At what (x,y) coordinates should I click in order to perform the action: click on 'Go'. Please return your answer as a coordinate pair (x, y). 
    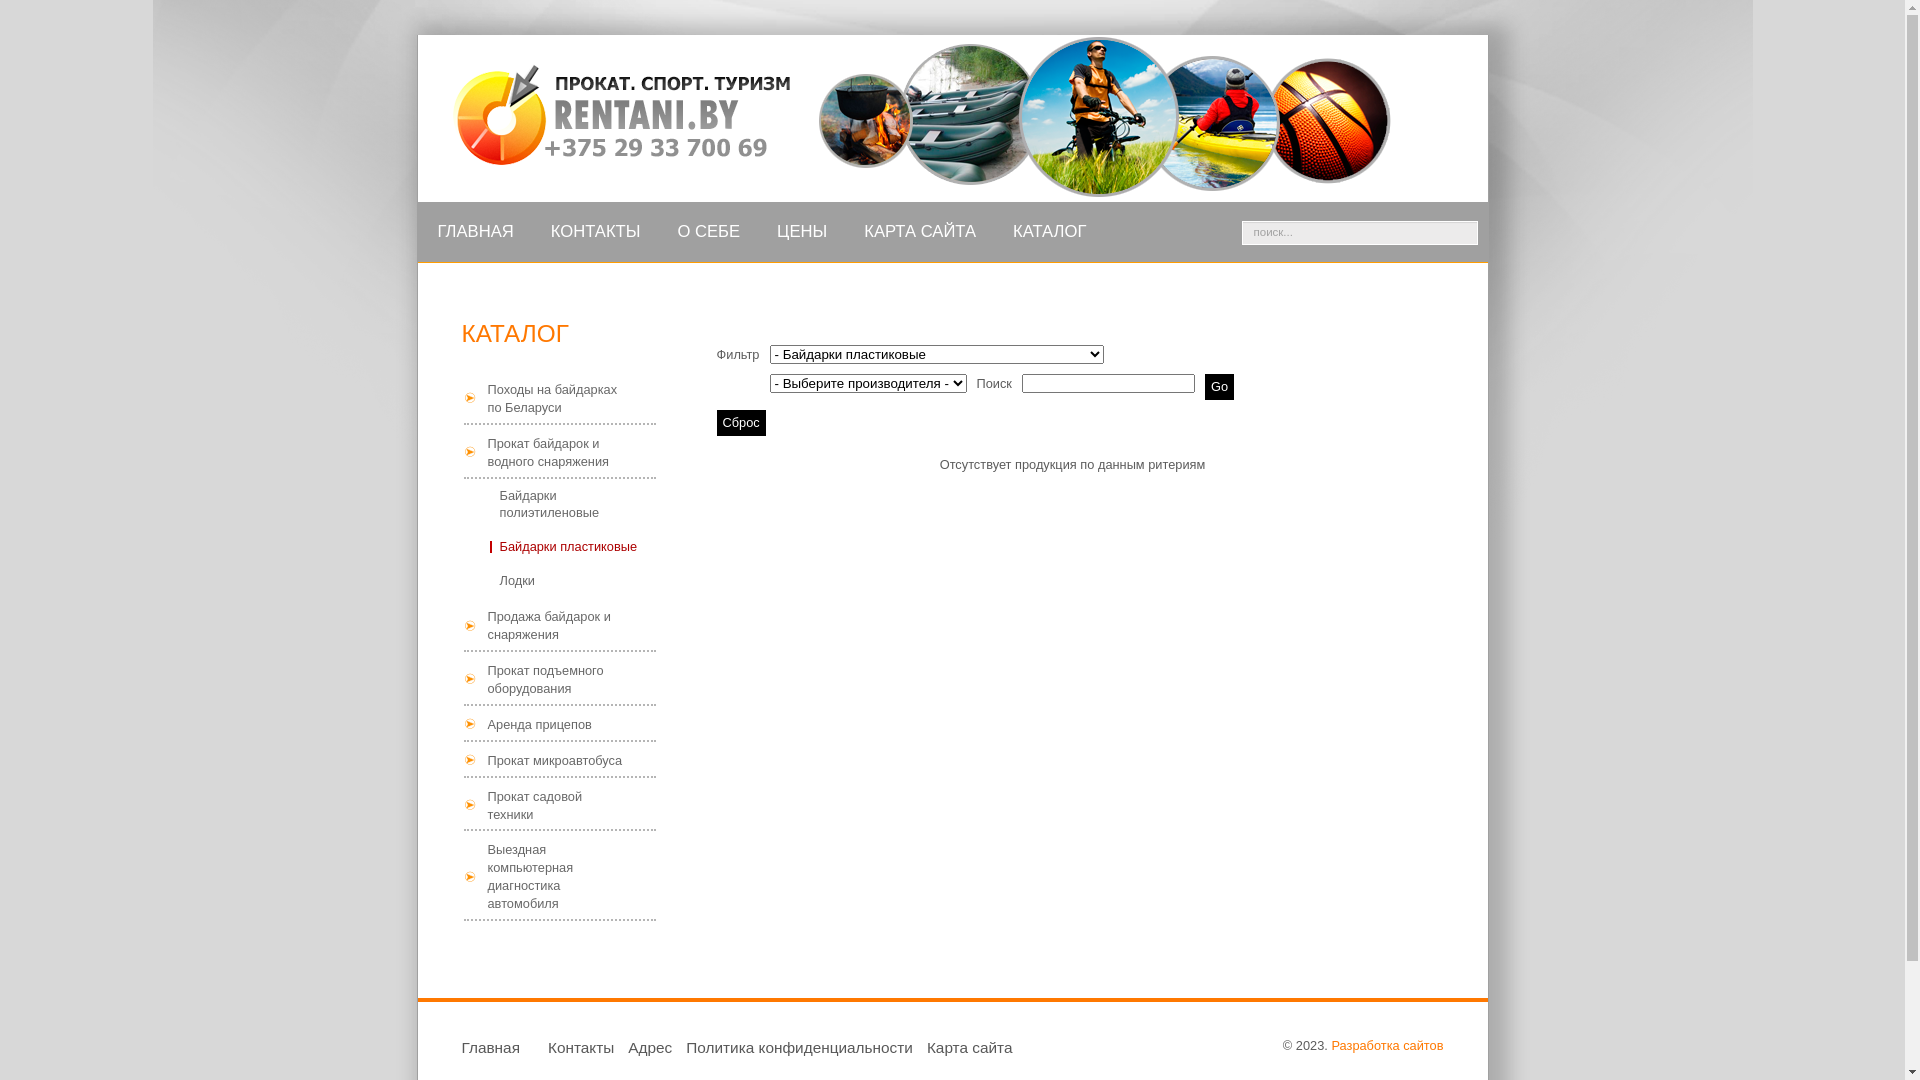
    Looking at the image, I should click on (1218, 386).